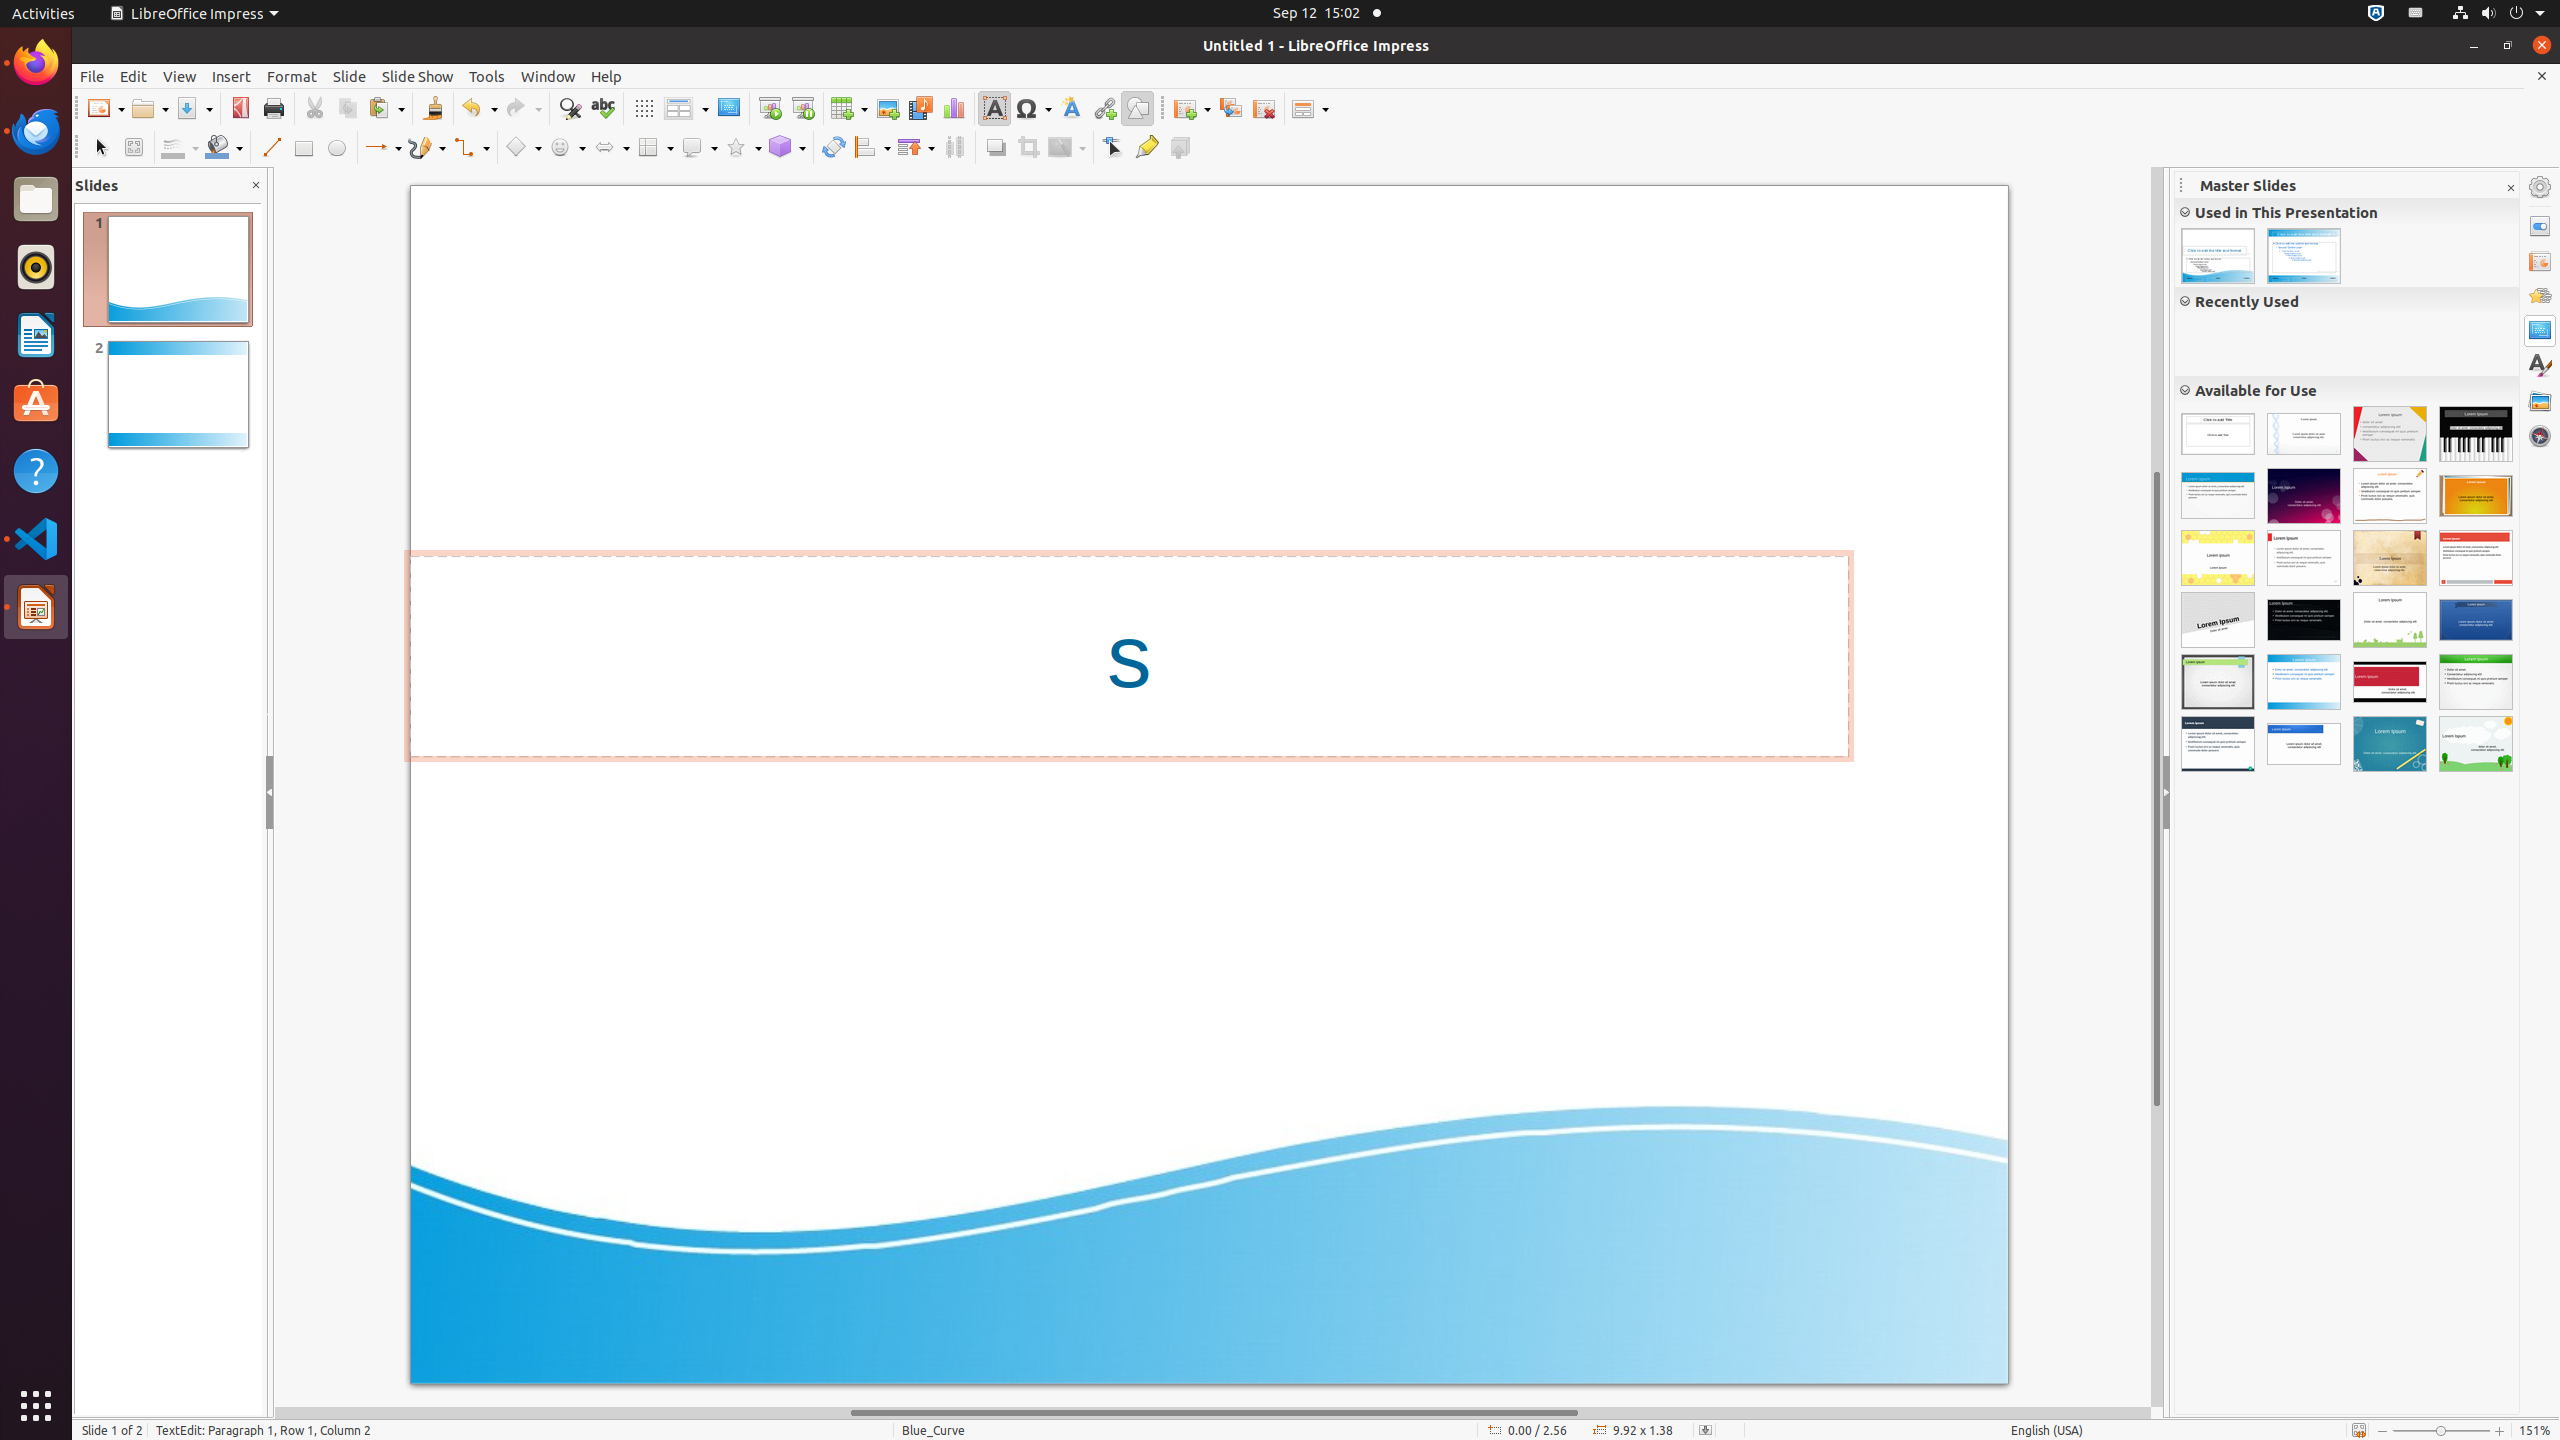 The width and height of the screenshot is (2560, 1440). What do you see at coordinates (150, 107) in the screenshot?
I see `'Open'` at bounding box center [150, 107].